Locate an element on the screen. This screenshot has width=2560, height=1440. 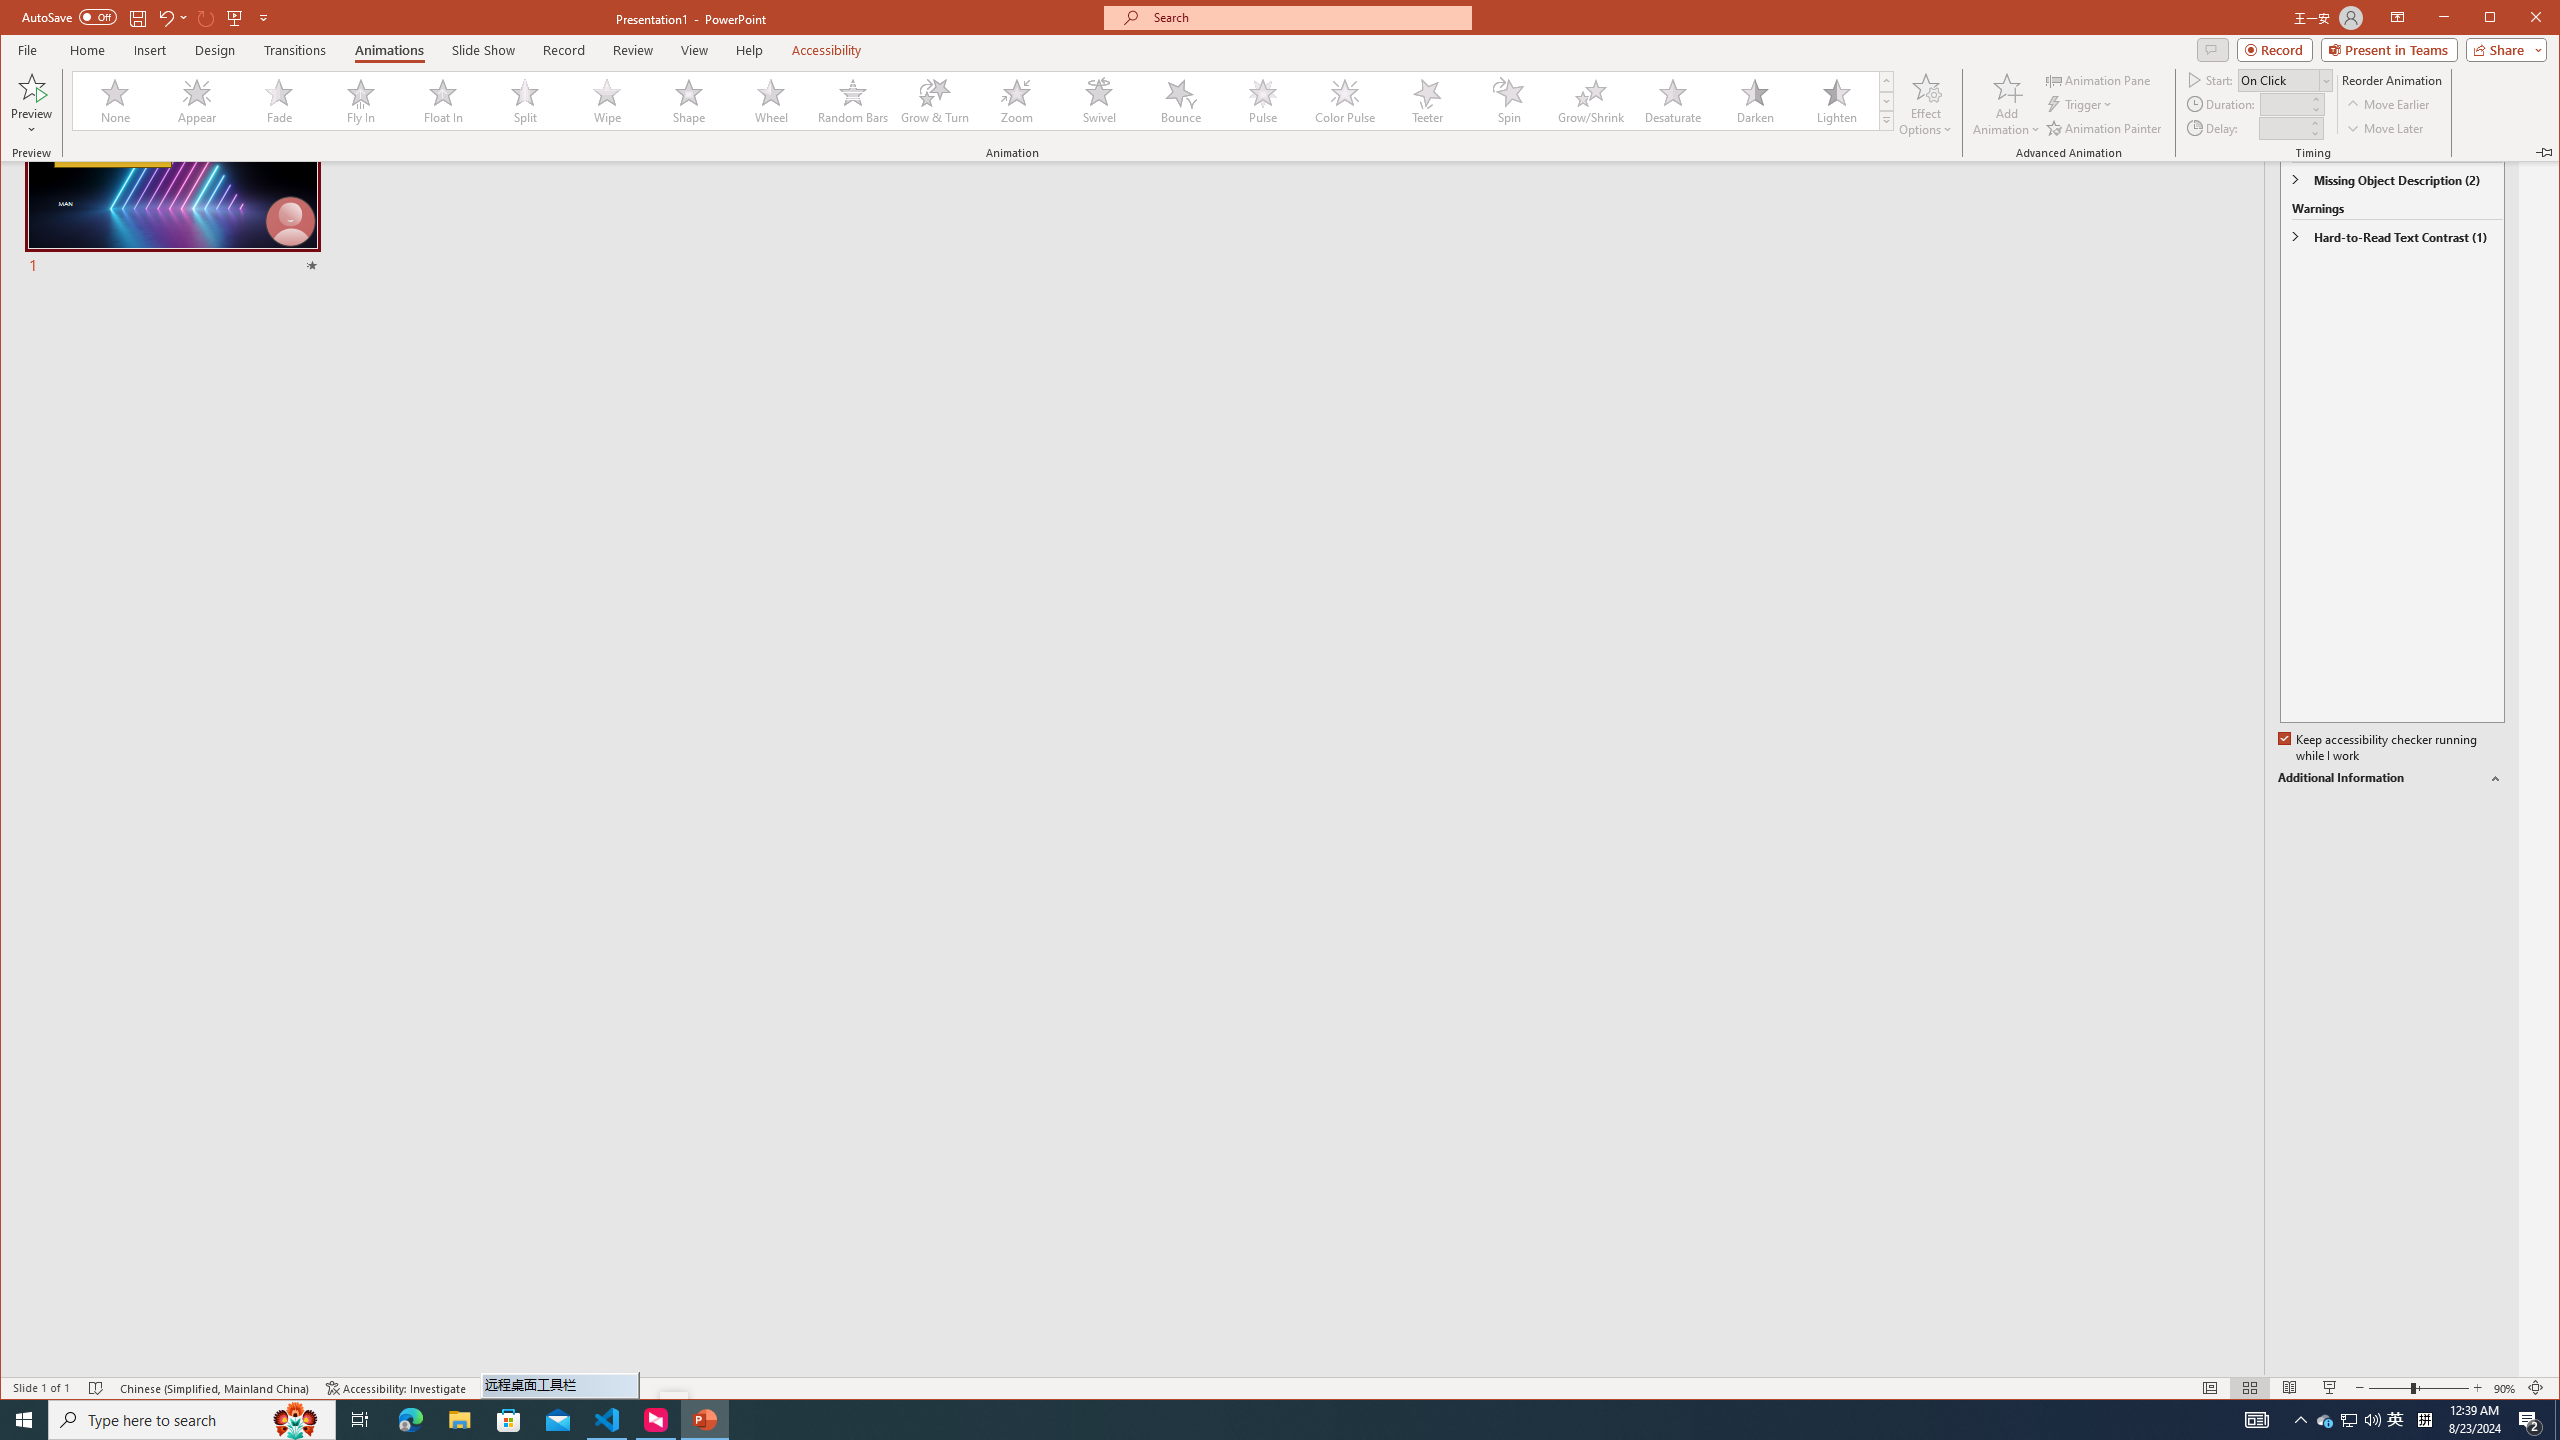
'Reading View' is located at coordinates (2288, 1387).